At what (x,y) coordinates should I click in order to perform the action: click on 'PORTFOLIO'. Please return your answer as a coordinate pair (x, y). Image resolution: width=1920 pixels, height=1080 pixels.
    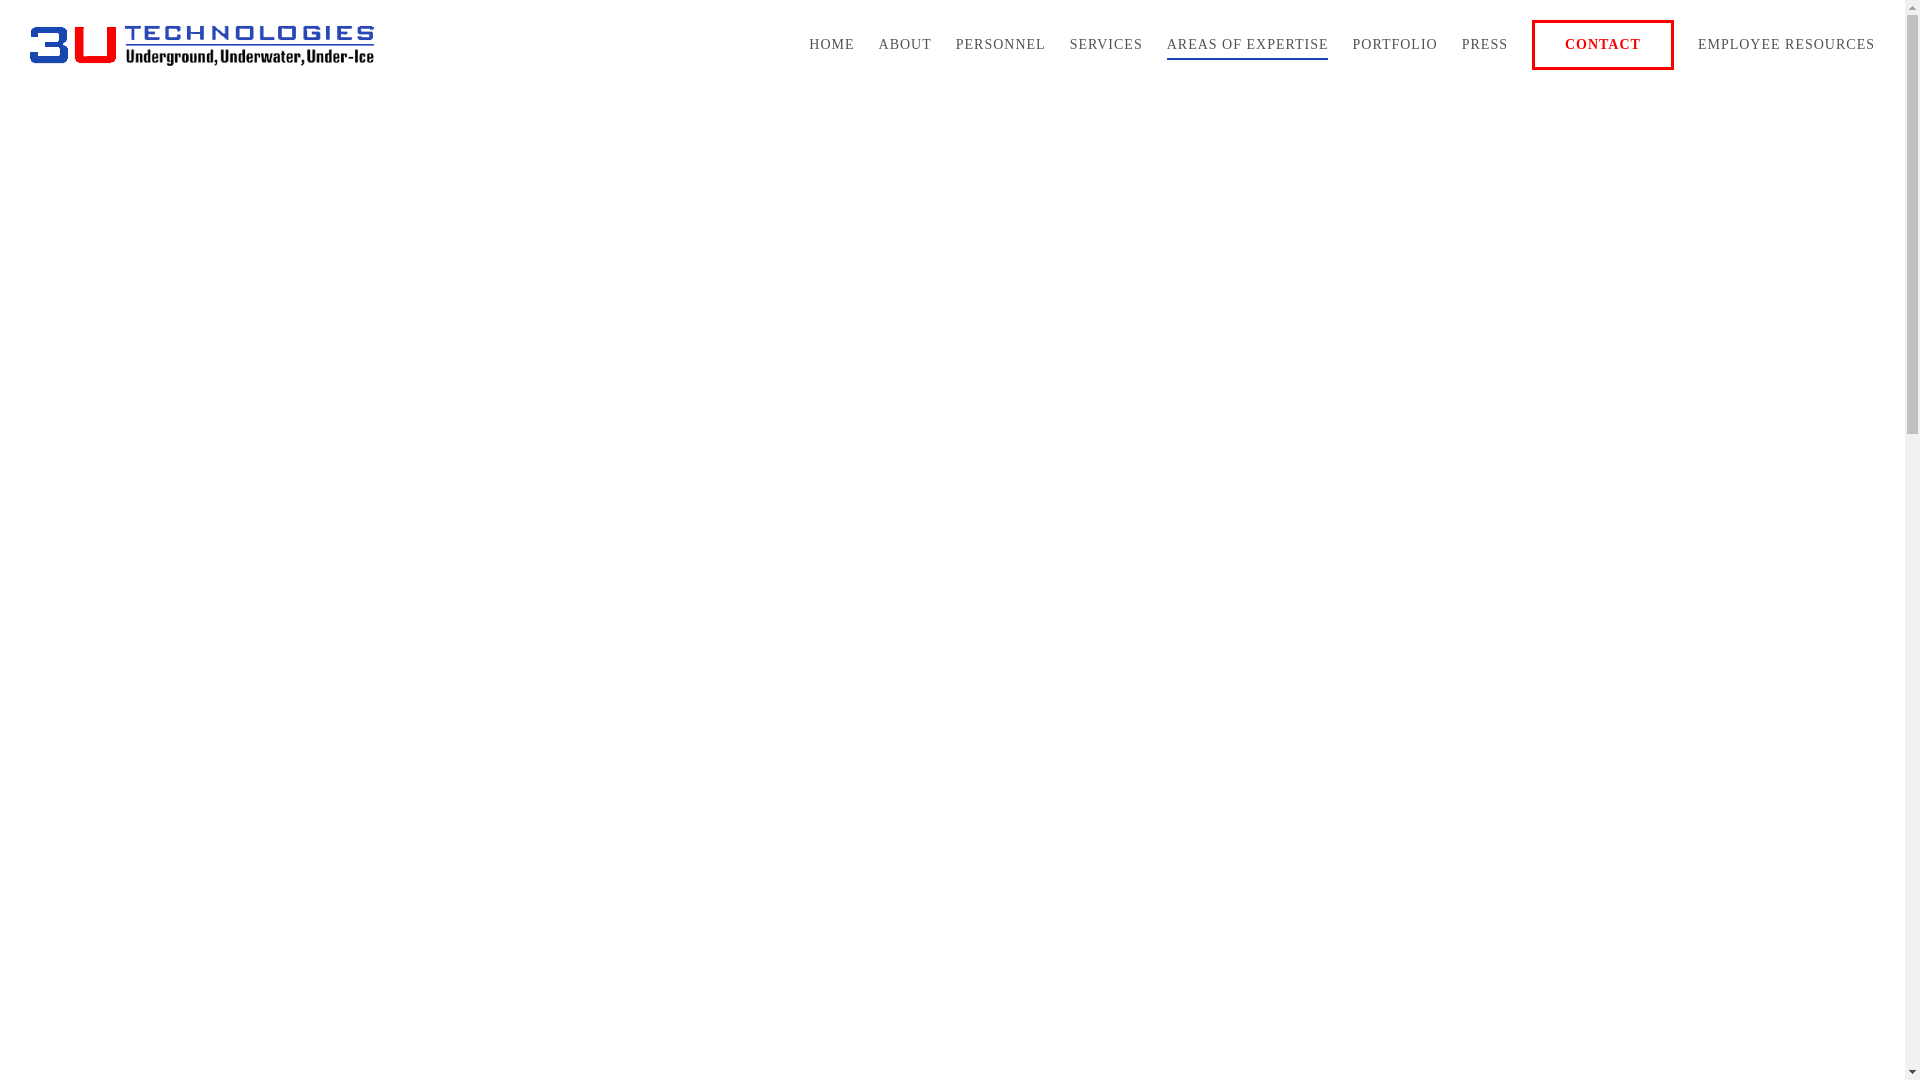
    Looking at the image, I should click on (1394, 45).